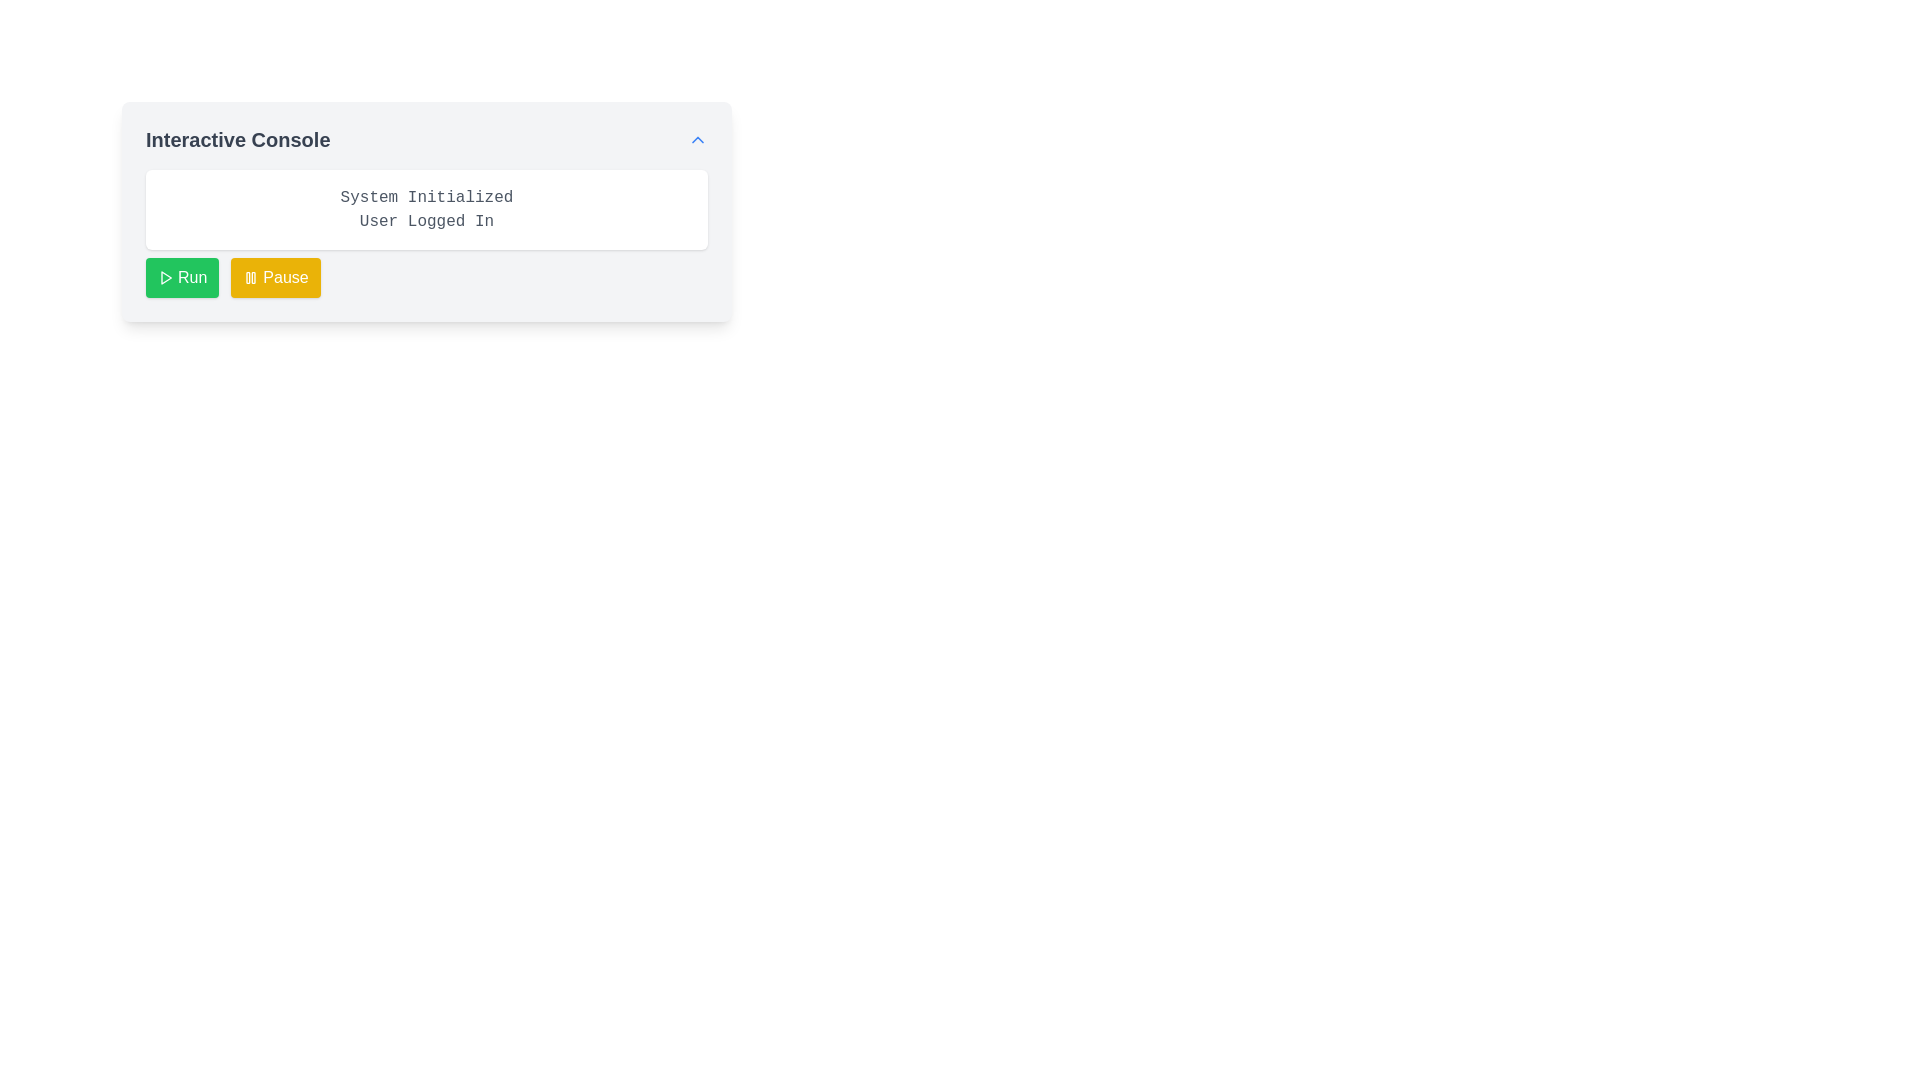  What do you see at coordinates (426, 222) in the screenshot?
I see `the static text element that indicates the login status, displaying 'User Logged In.'` at bounding box center [426, 222].